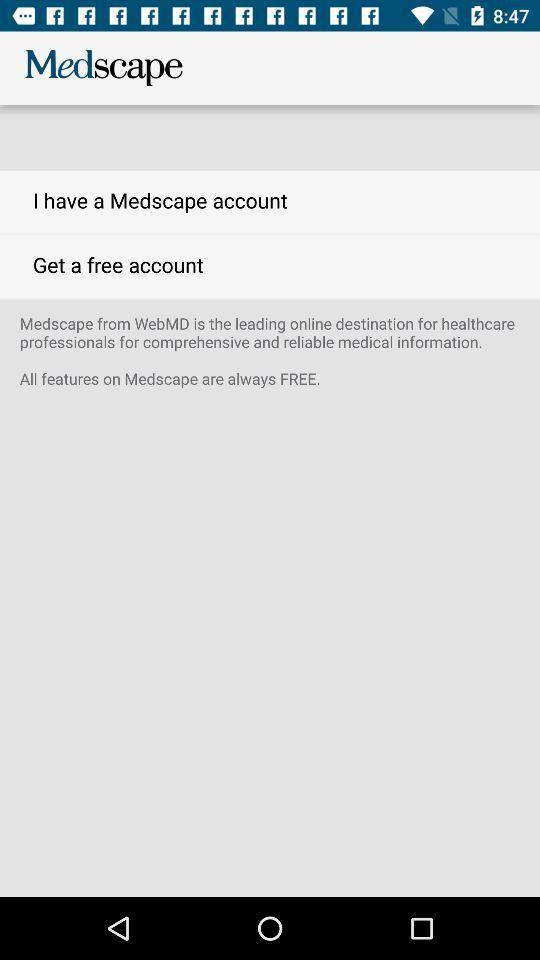 The height and width of the screenshot is (960, 540). Describe the element at coordinates (270, 265) in the screenshot. I see `the get a free item` at that location.